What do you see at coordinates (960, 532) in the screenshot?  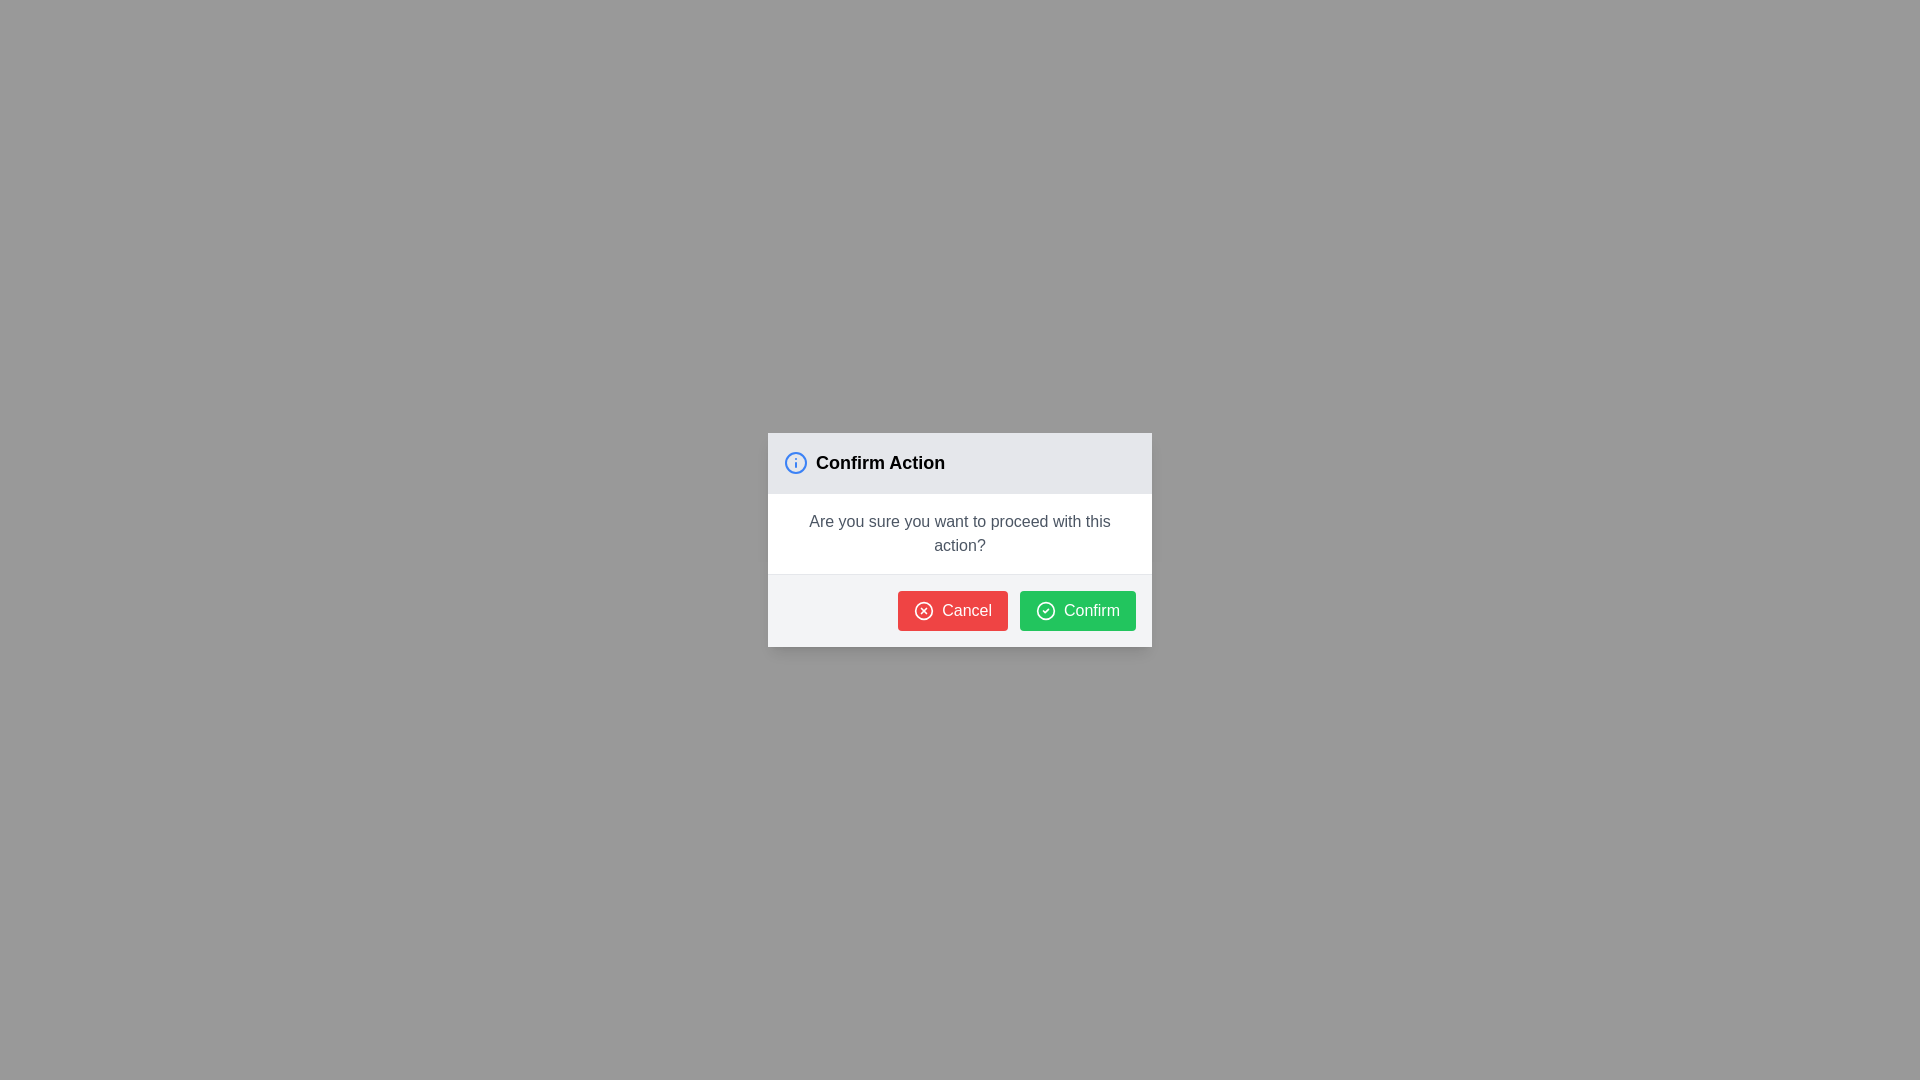 I see `confirmation message text displayed centrally in the modal dialog, located below the header section` at bounding box center [960, 532].